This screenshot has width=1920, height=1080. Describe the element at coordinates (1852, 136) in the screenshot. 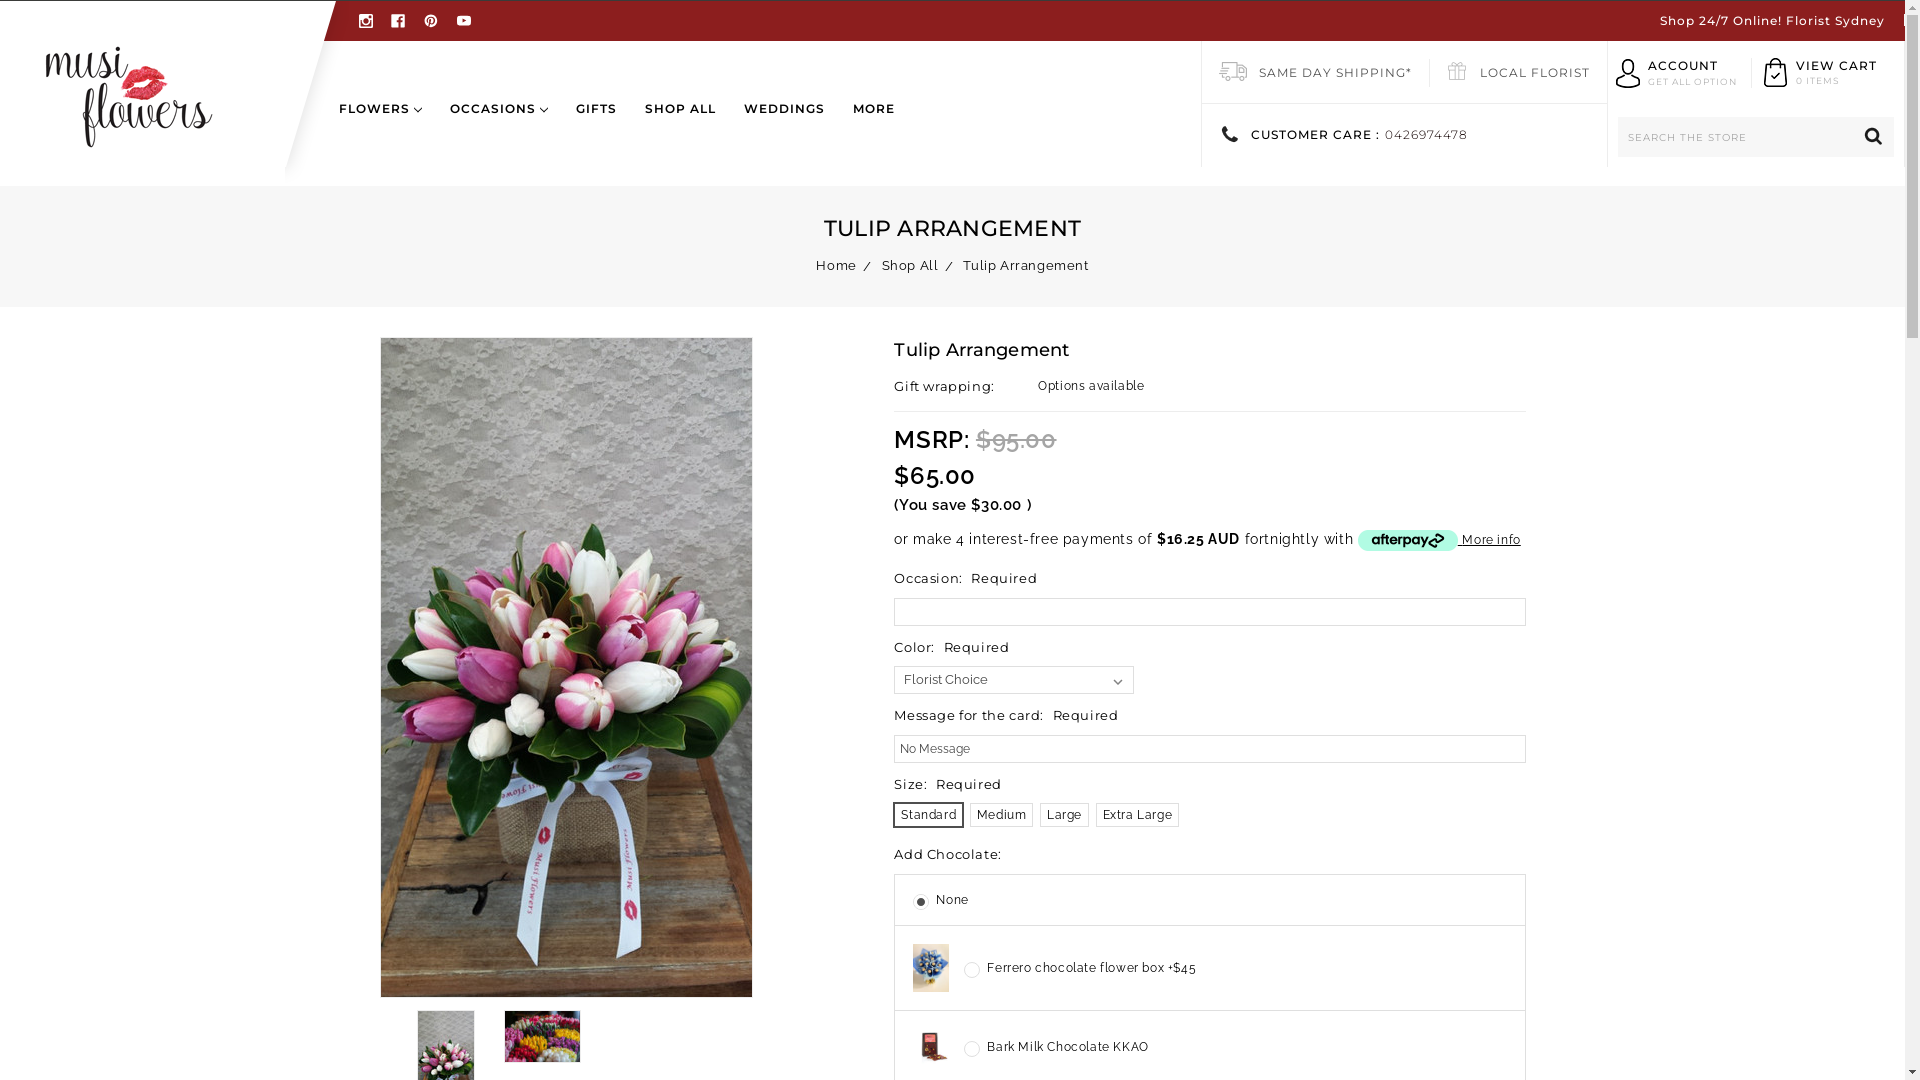

I see `'Search'` at that location.